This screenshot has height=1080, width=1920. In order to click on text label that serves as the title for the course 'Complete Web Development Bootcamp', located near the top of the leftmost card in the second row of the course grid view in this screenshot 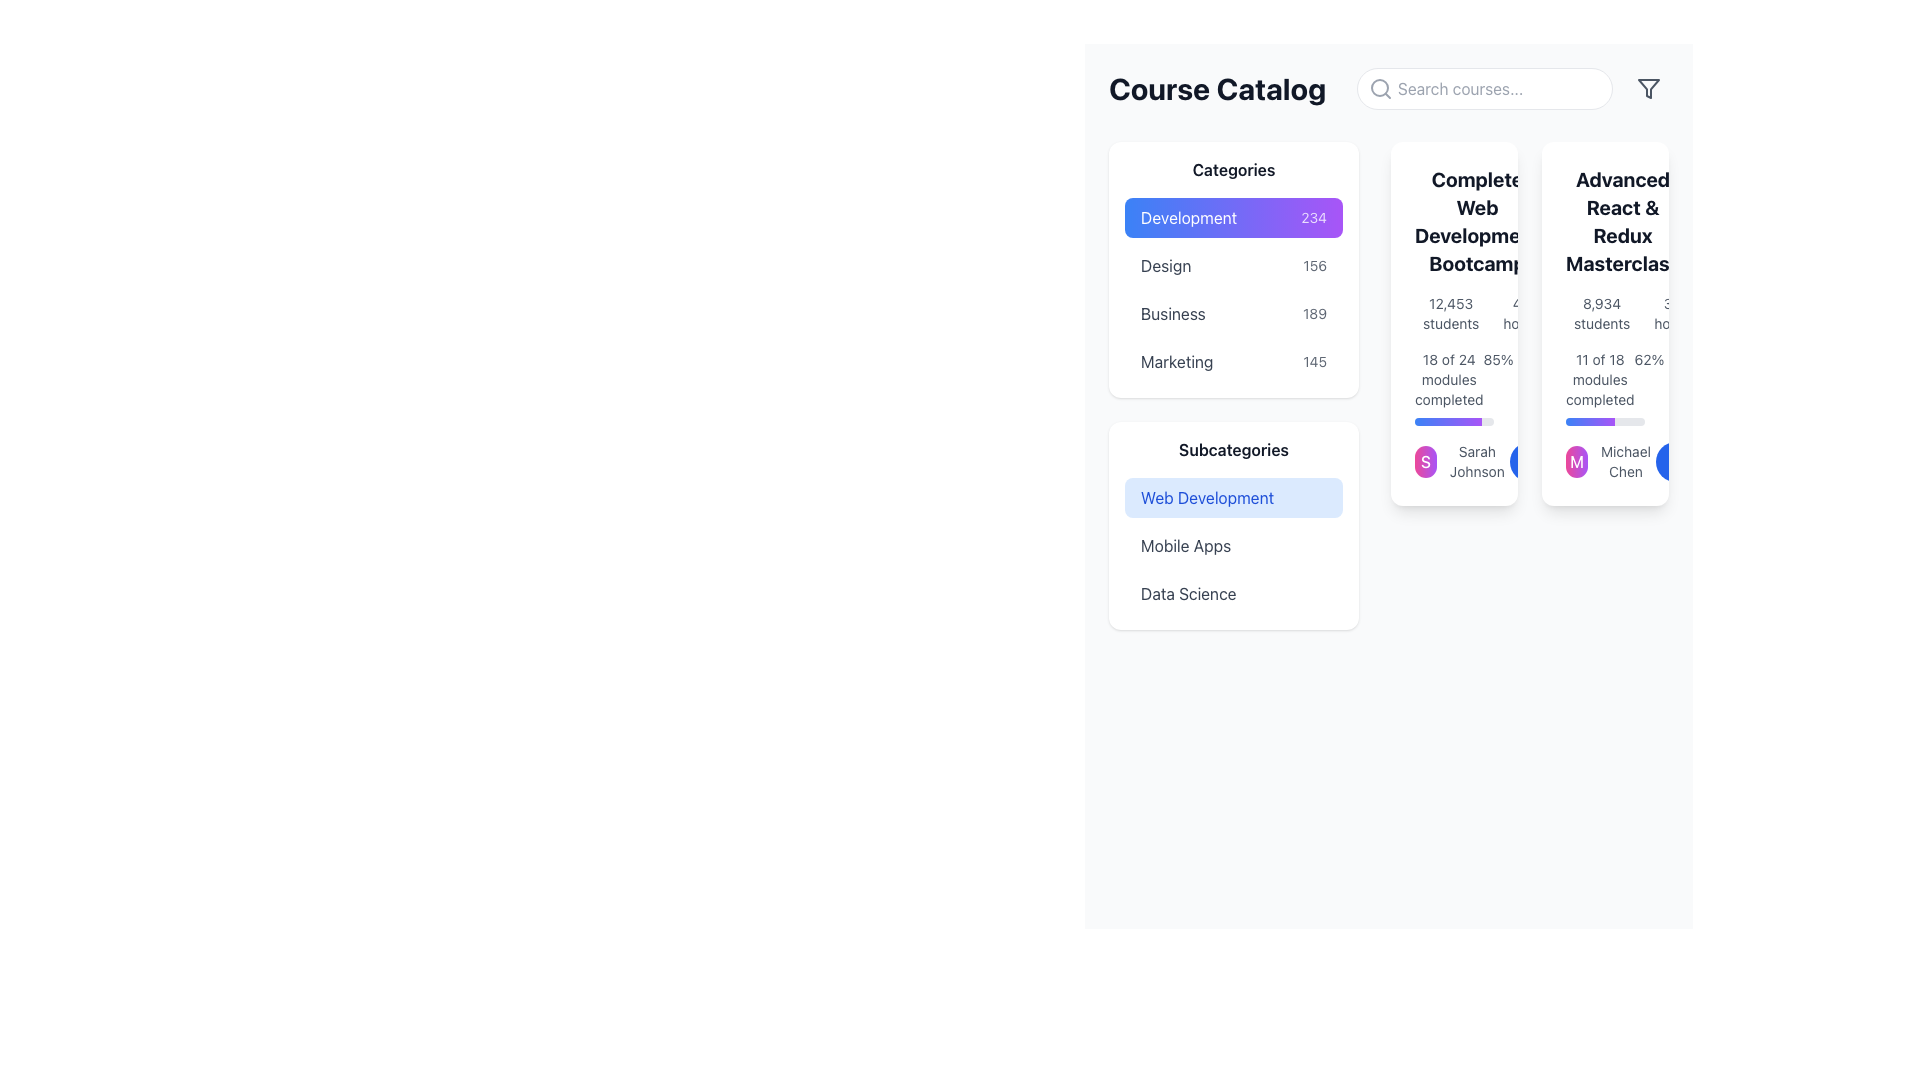, I will do `click(1477, 222)`.